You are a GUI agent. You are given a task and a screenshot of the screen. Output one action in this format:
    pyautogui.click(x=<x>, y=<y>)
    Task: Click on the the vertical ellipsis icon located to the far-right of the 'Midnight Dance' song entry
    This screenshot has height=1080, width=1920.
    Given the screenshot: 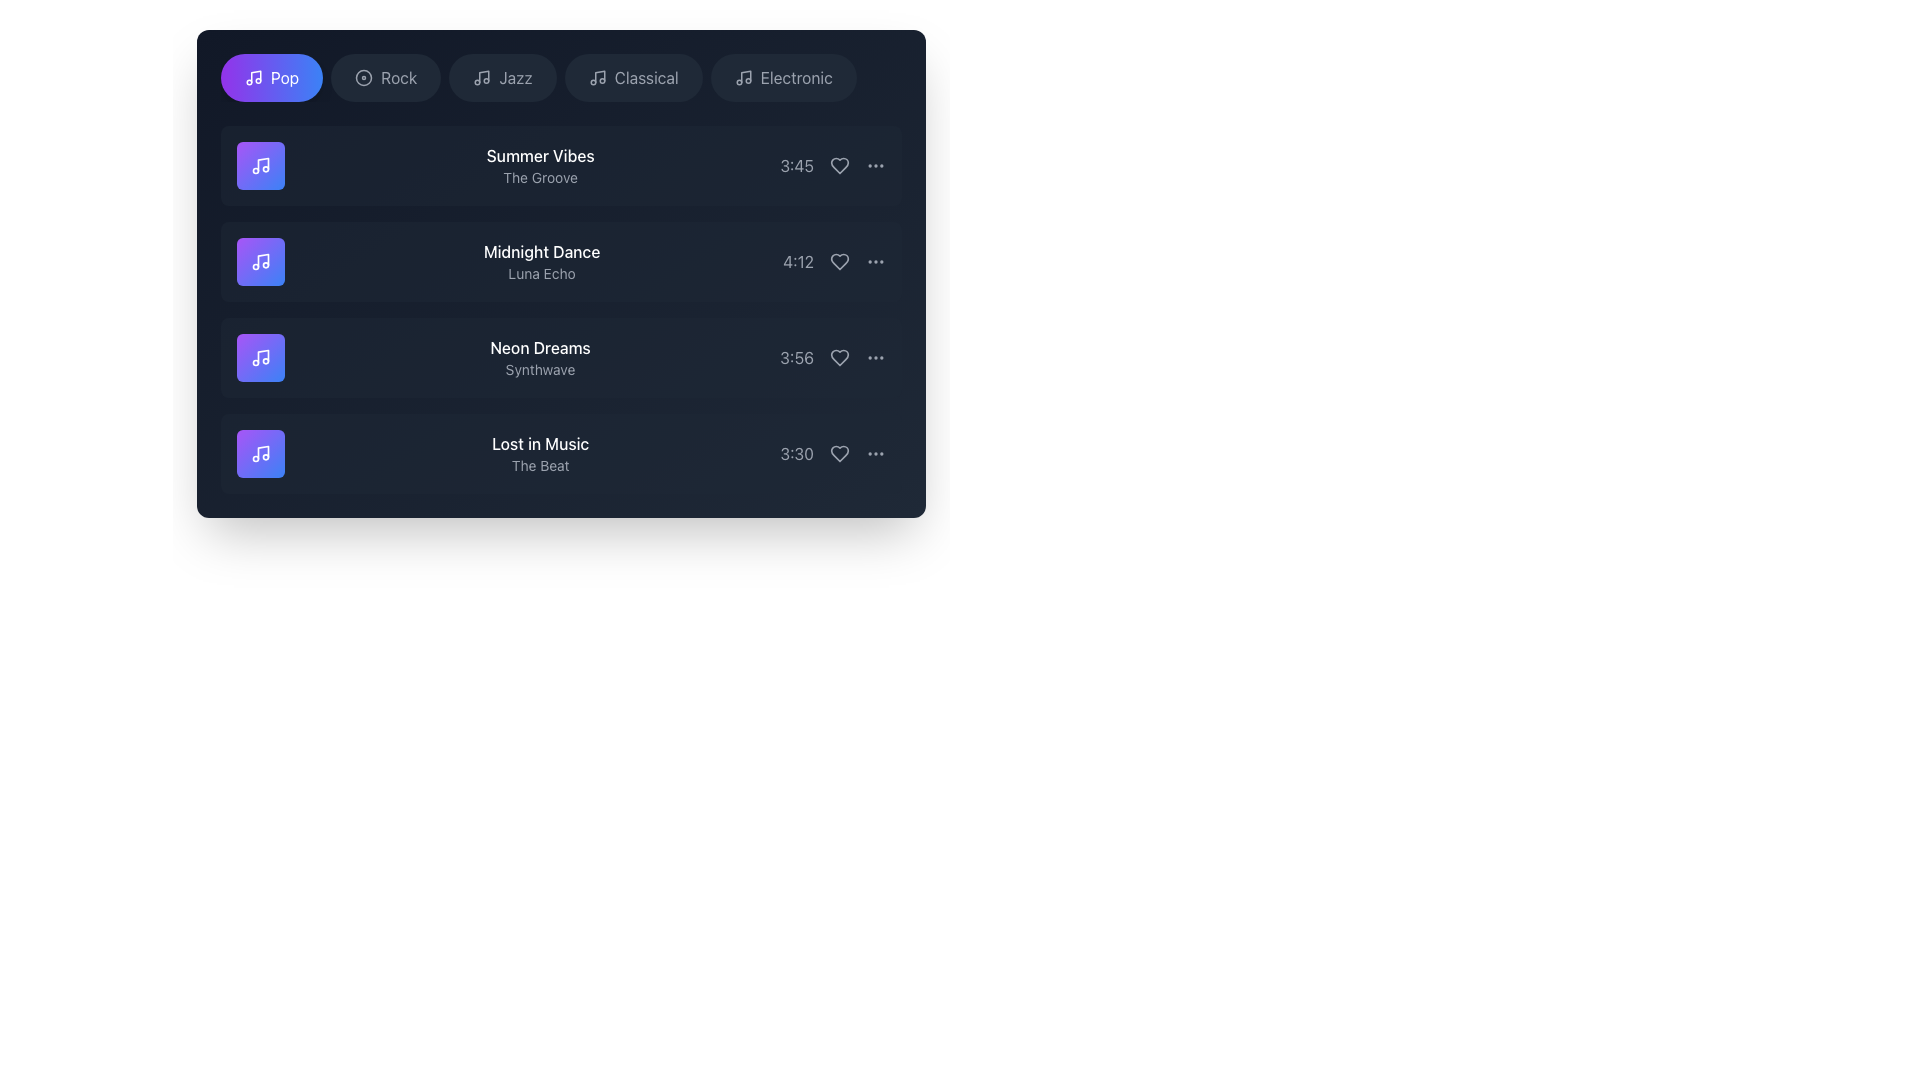 What is the action you would take?
    pyautogui.click(x=875, y=261)
    